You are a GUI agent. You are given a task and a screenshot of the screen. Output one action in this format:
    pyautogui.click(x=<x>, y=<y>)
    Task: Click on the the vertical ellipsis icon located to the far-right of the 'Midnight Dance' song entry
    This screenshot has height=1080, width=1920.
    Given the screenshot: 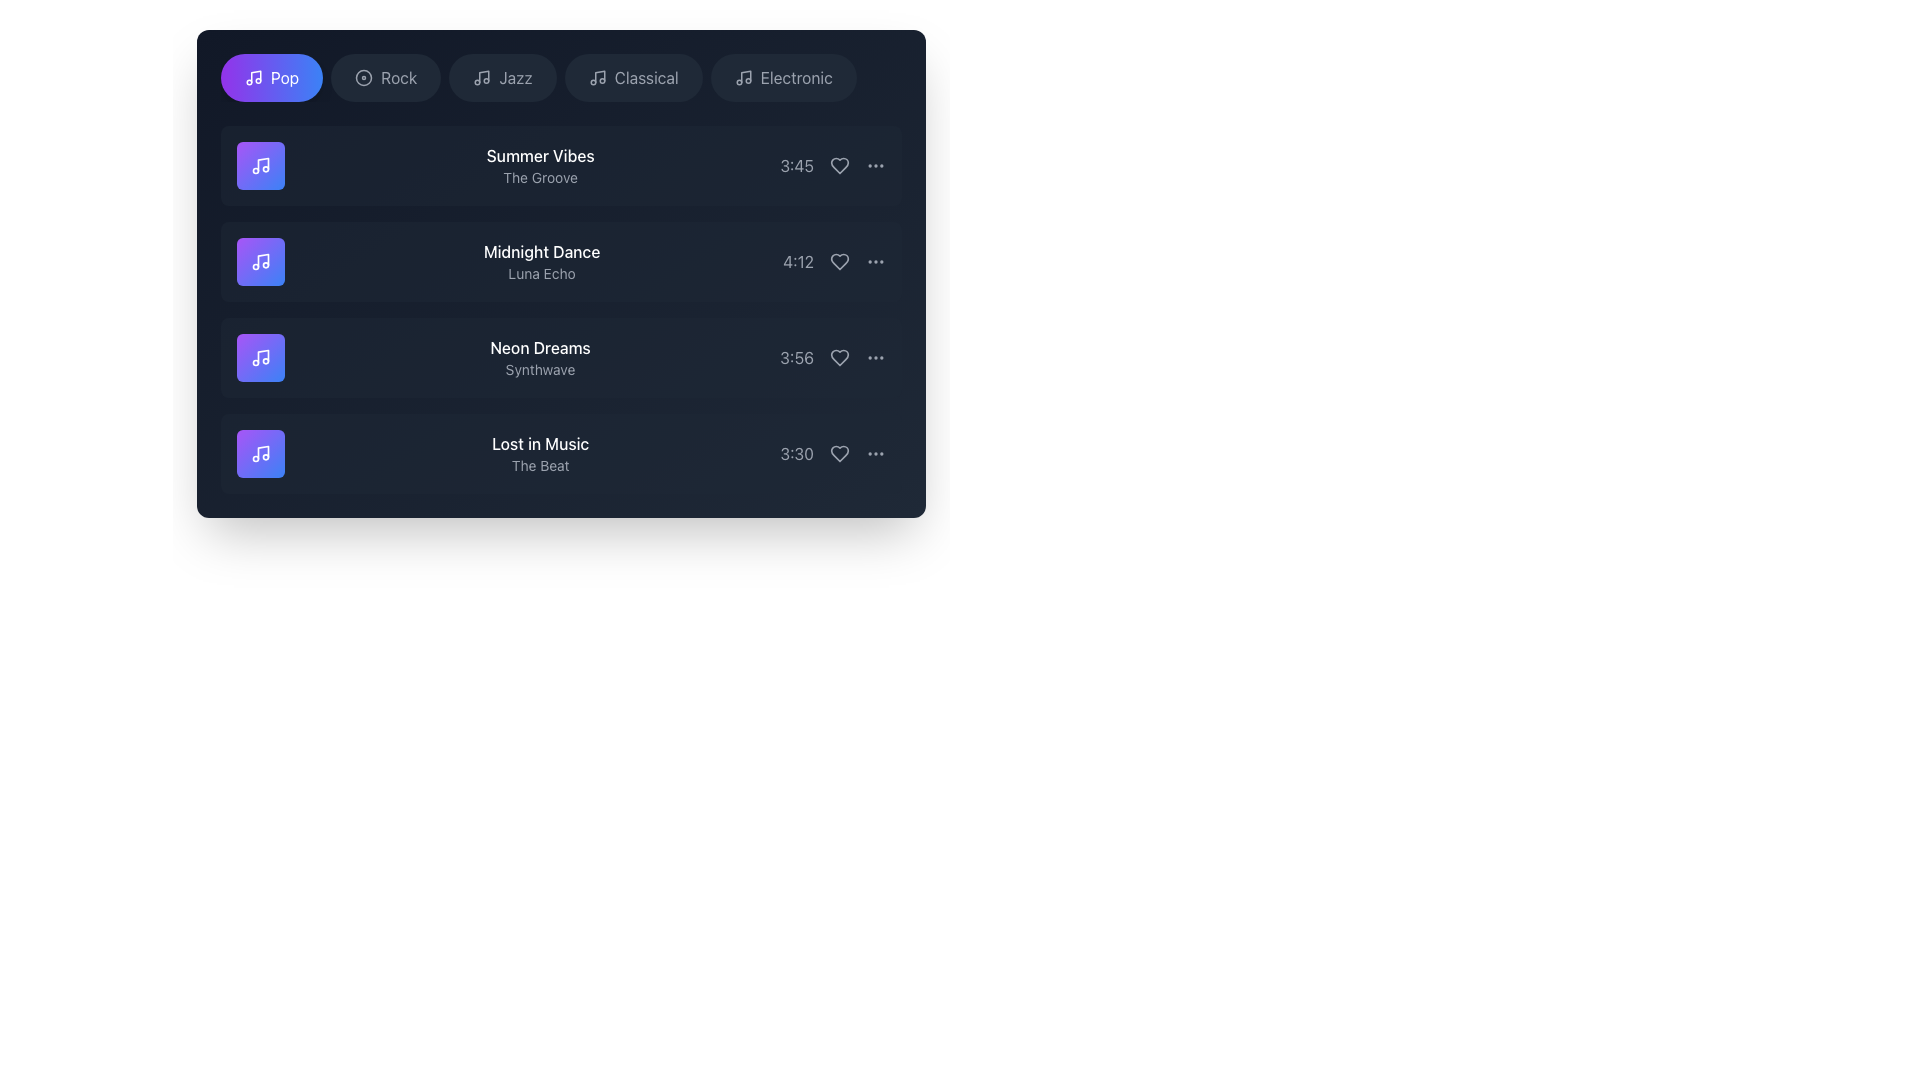 What is the action you would take?
    pyautogui.click(x=875, y=261)
    